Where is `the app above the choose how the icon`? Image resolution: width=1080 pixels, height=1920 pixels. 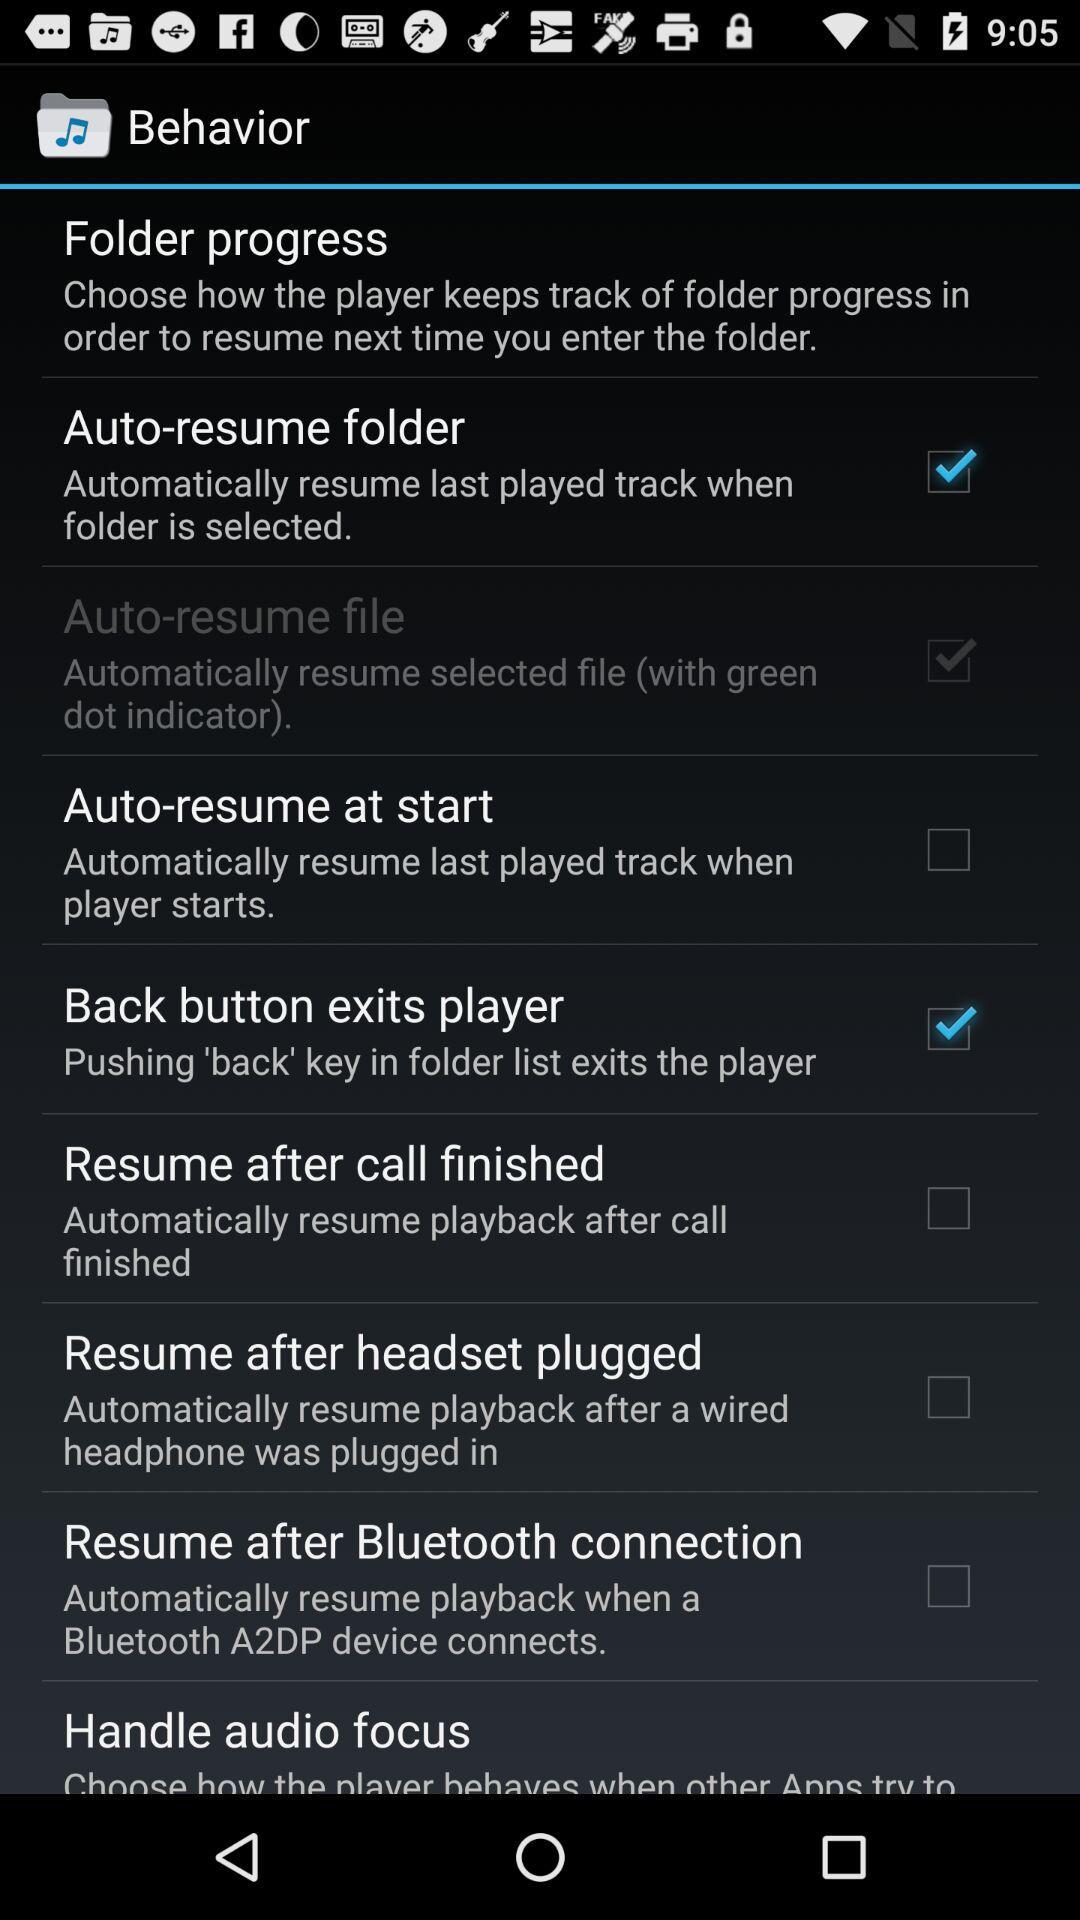
the app above the choose how the icon is located at coordinates (265, 1728).